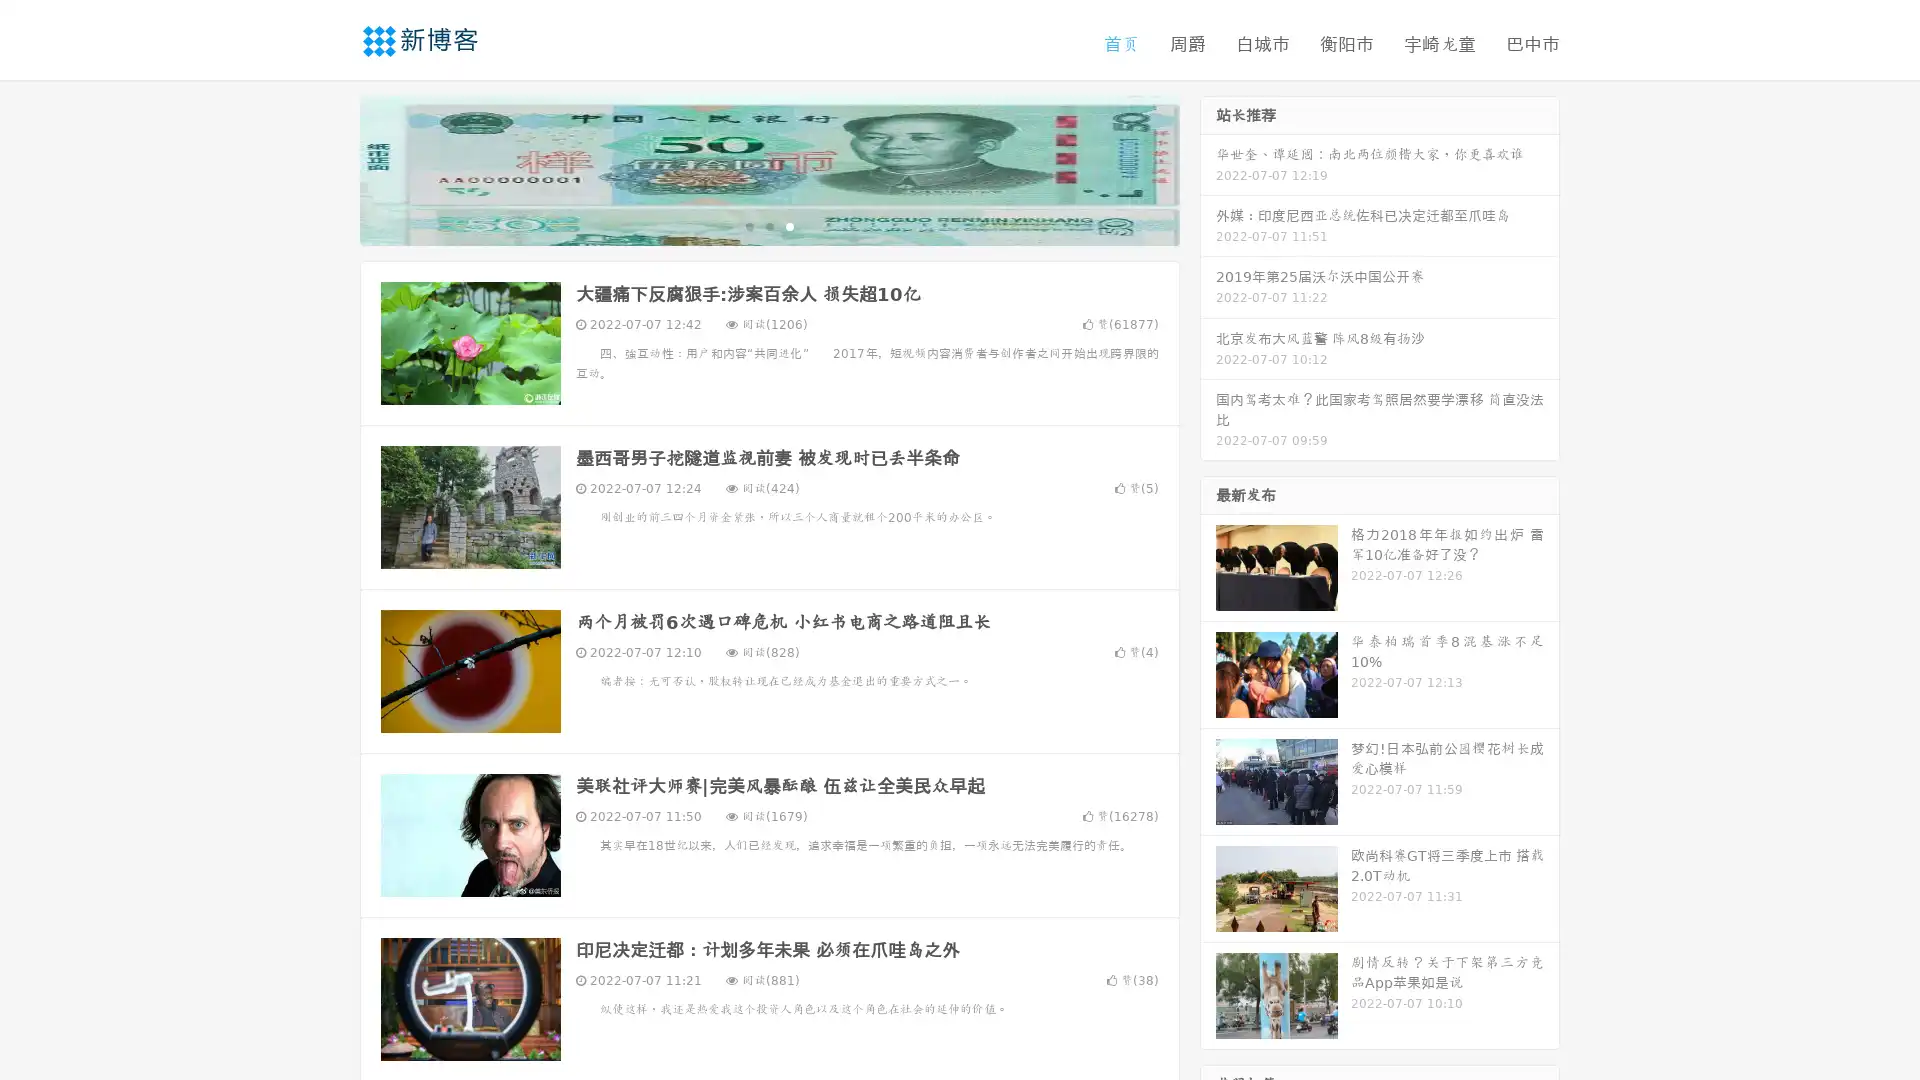 The height and width of the screenshot is (1080, 1920). What do you see at coordinates (789, 225) in the screenshot?
I see `Go to slide 3` at bounding box center [789, 225].